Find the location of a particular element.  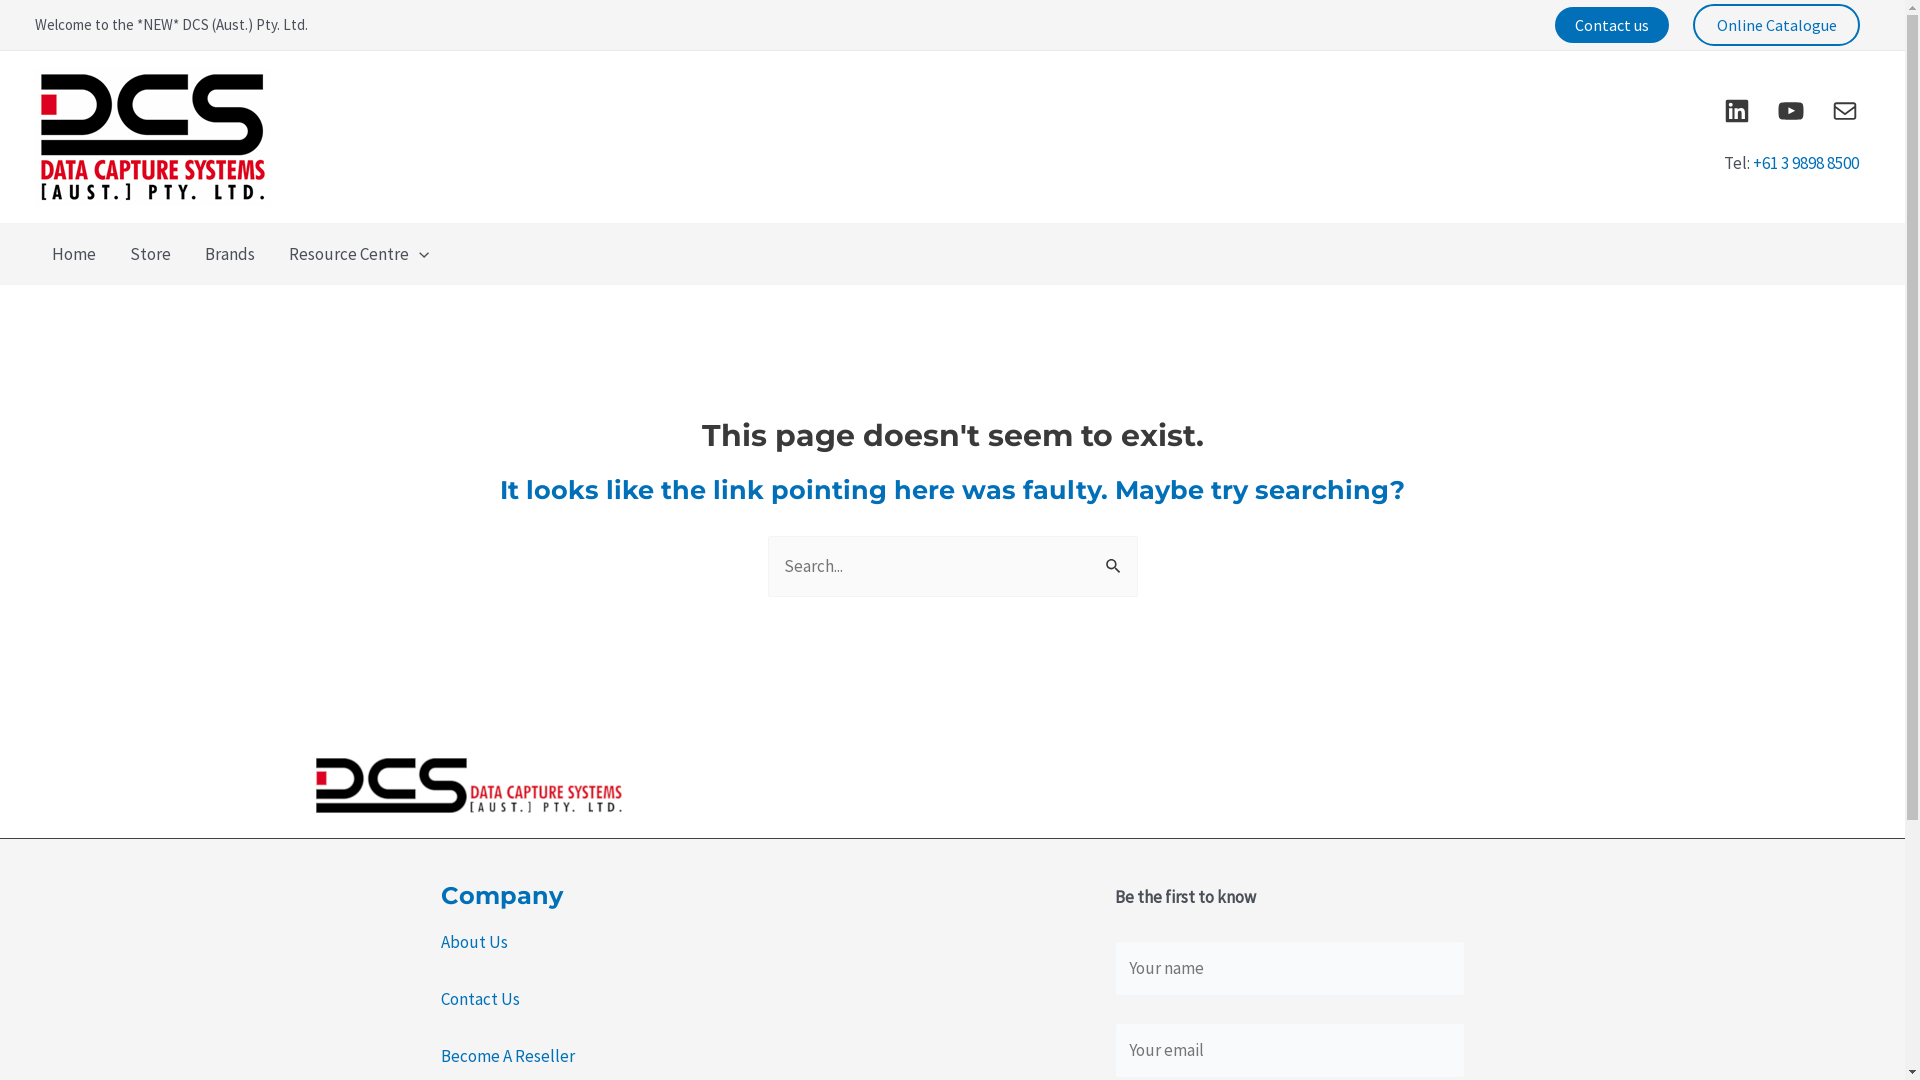

'Home' is located at coordinates (73, 253).